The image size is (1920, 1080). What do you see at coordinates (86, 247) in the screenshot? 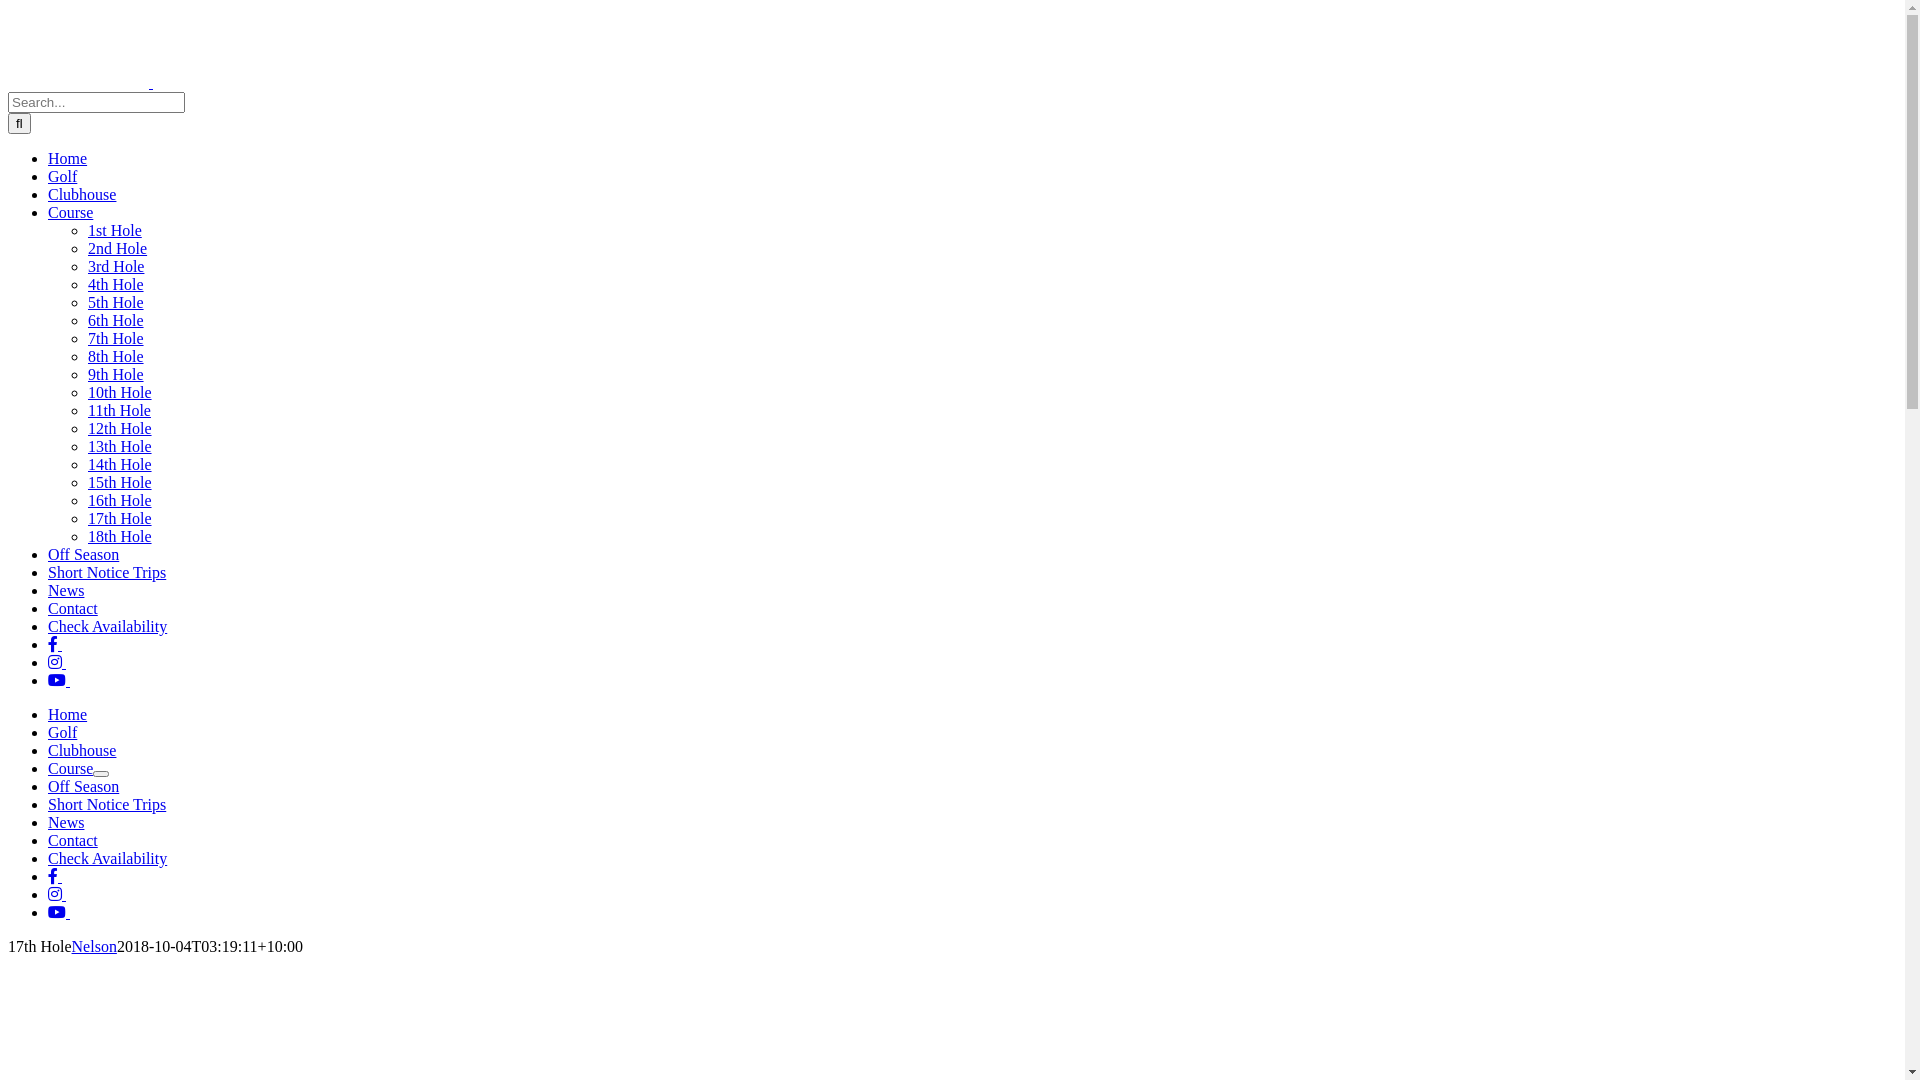
I see `'2nd Hole'` at bounding box center [86, 247].